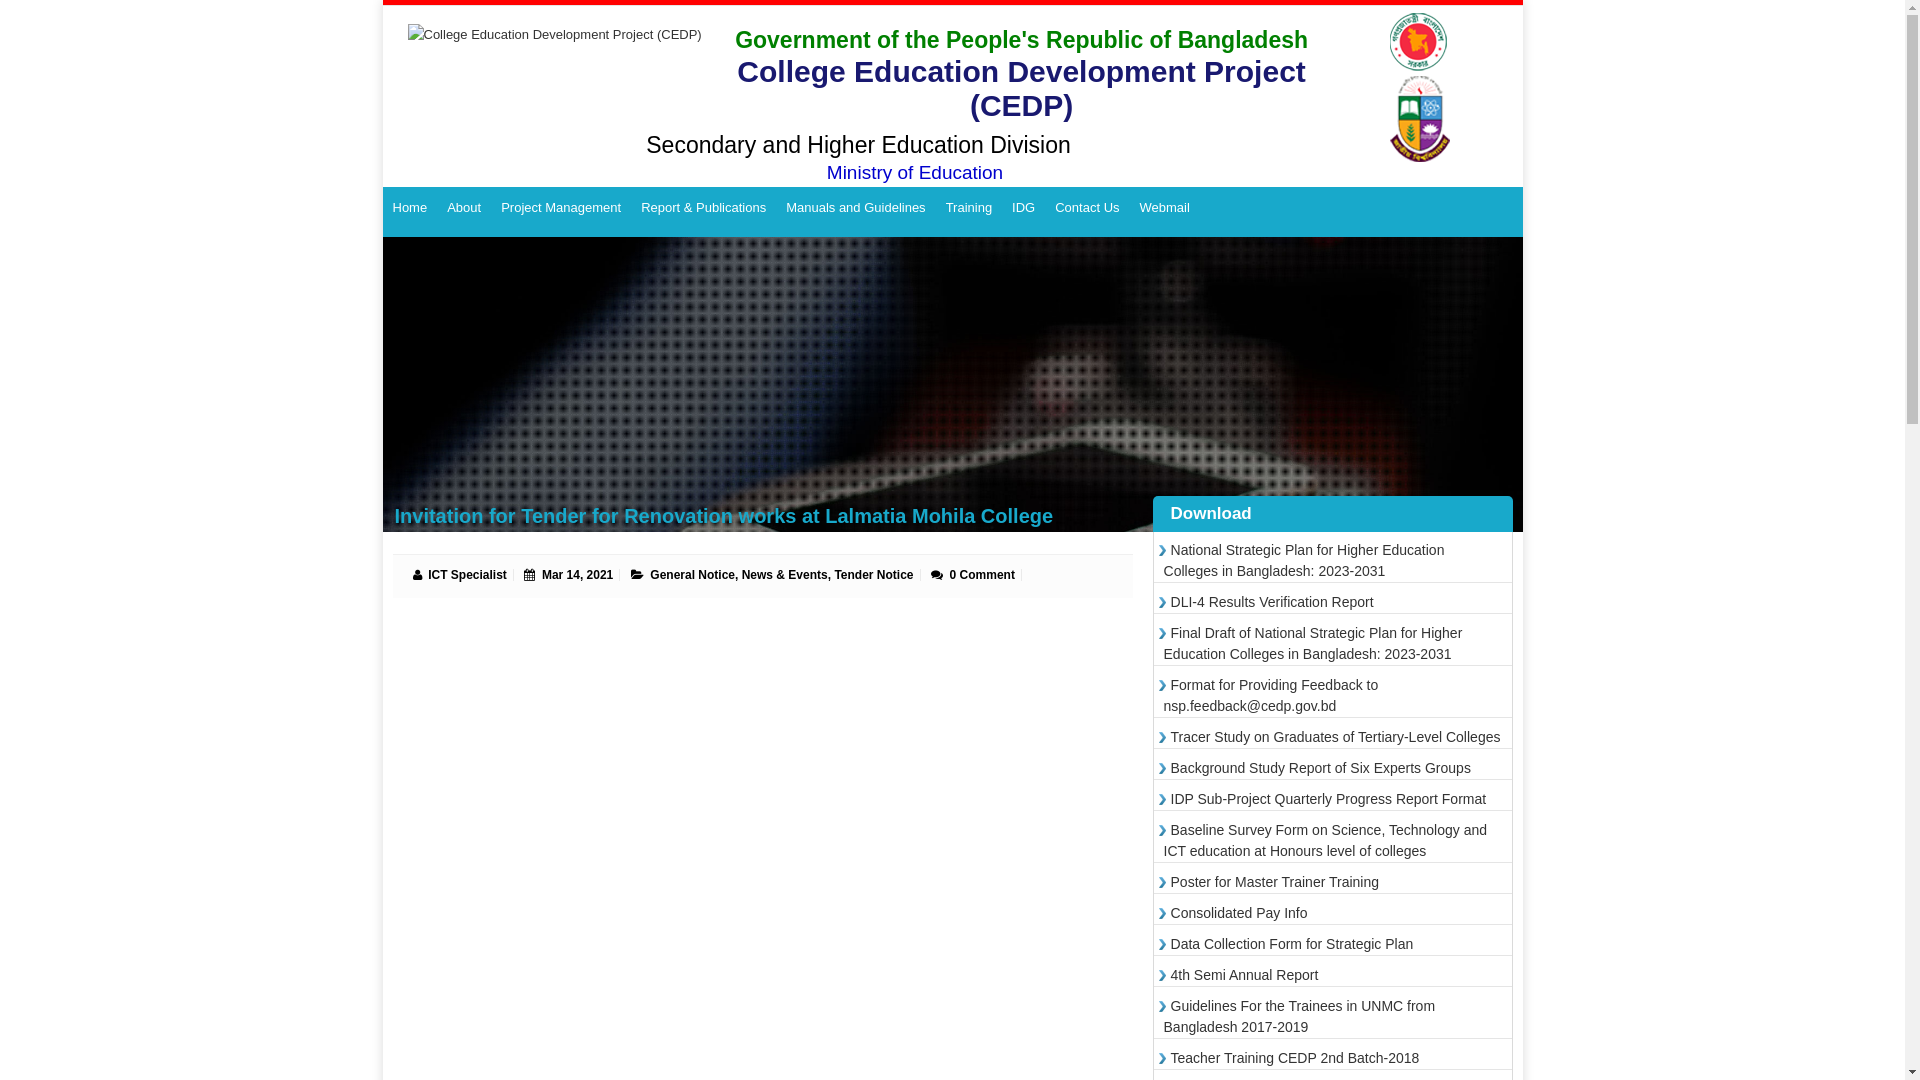  What do you see at coordinates (1271, 881) in the screenshot?
I see `'Poster for Master Trainer Training'` at bounding box center [1271, 881].